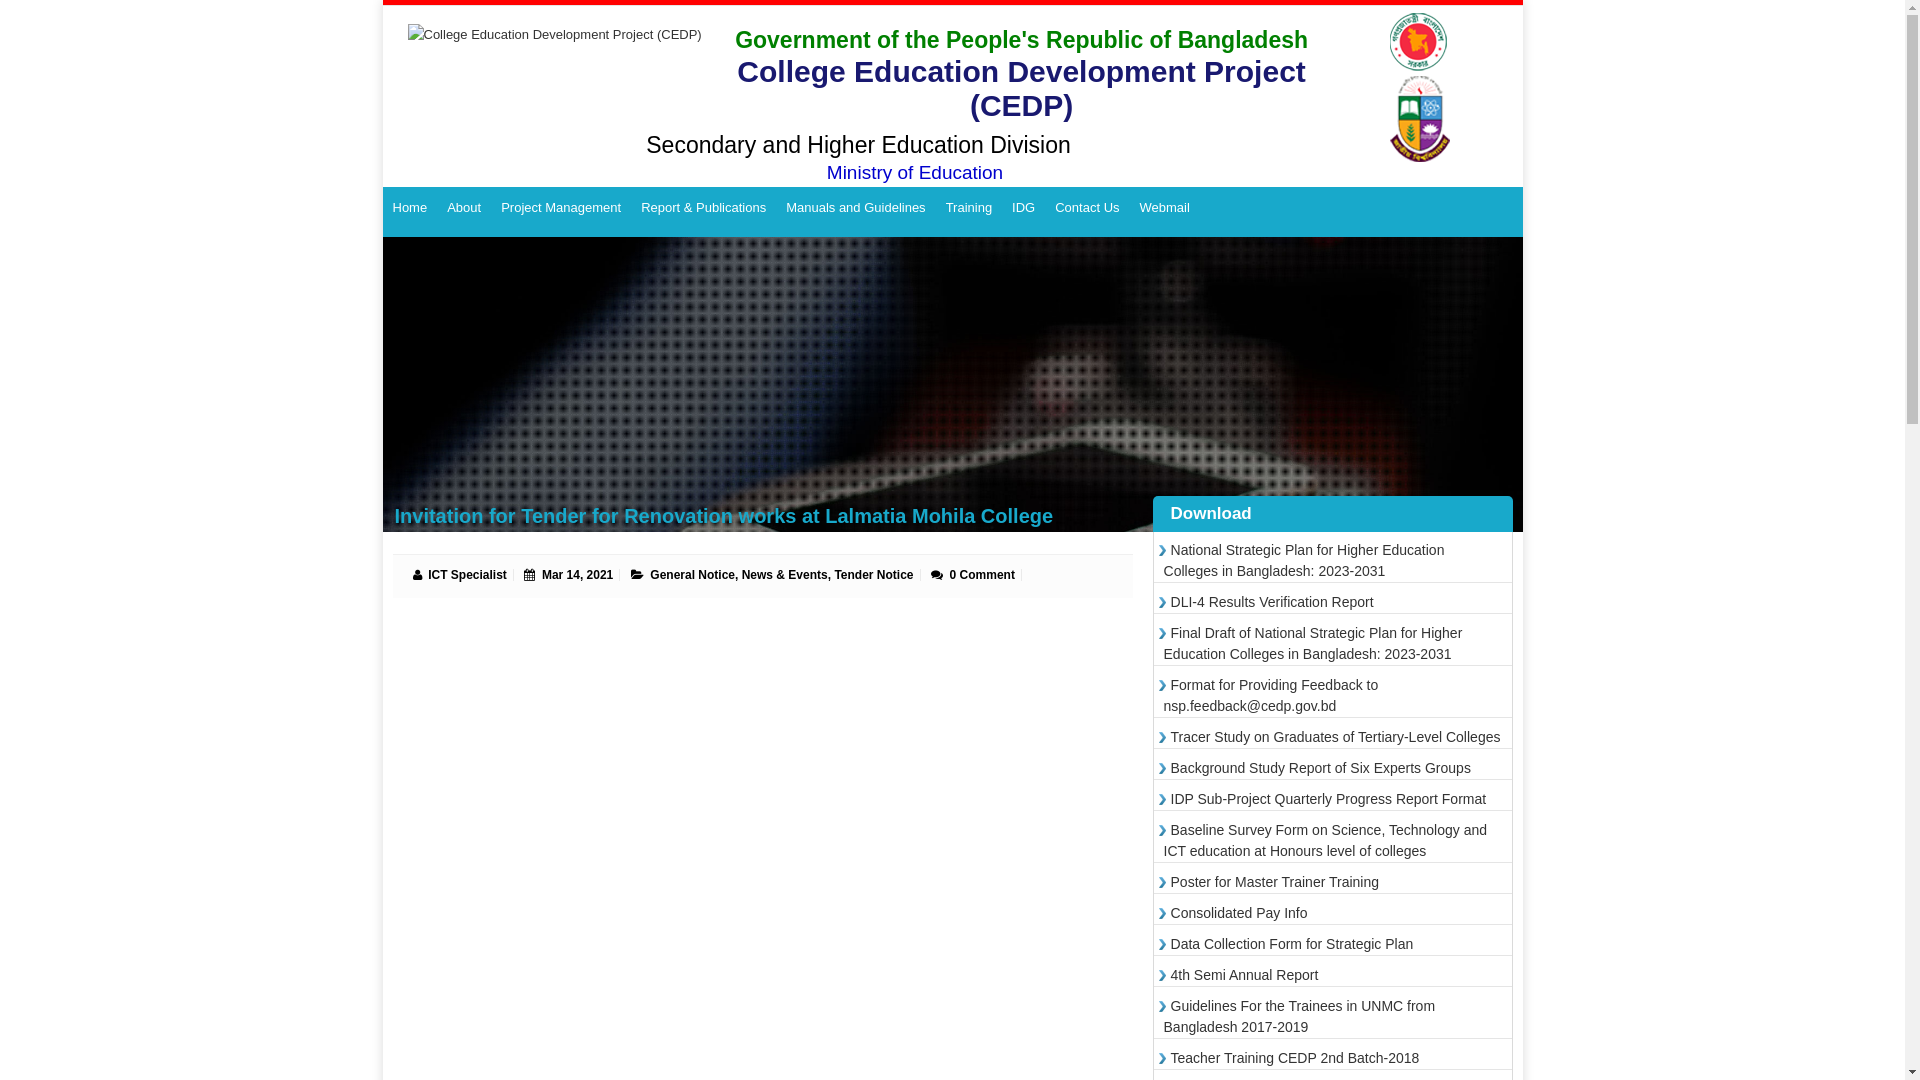  What do you see at coordinates (1271, 881) in the screenshot?
I see `'Poster for Master Trainer Training'` at bounding box center [1271, 881].